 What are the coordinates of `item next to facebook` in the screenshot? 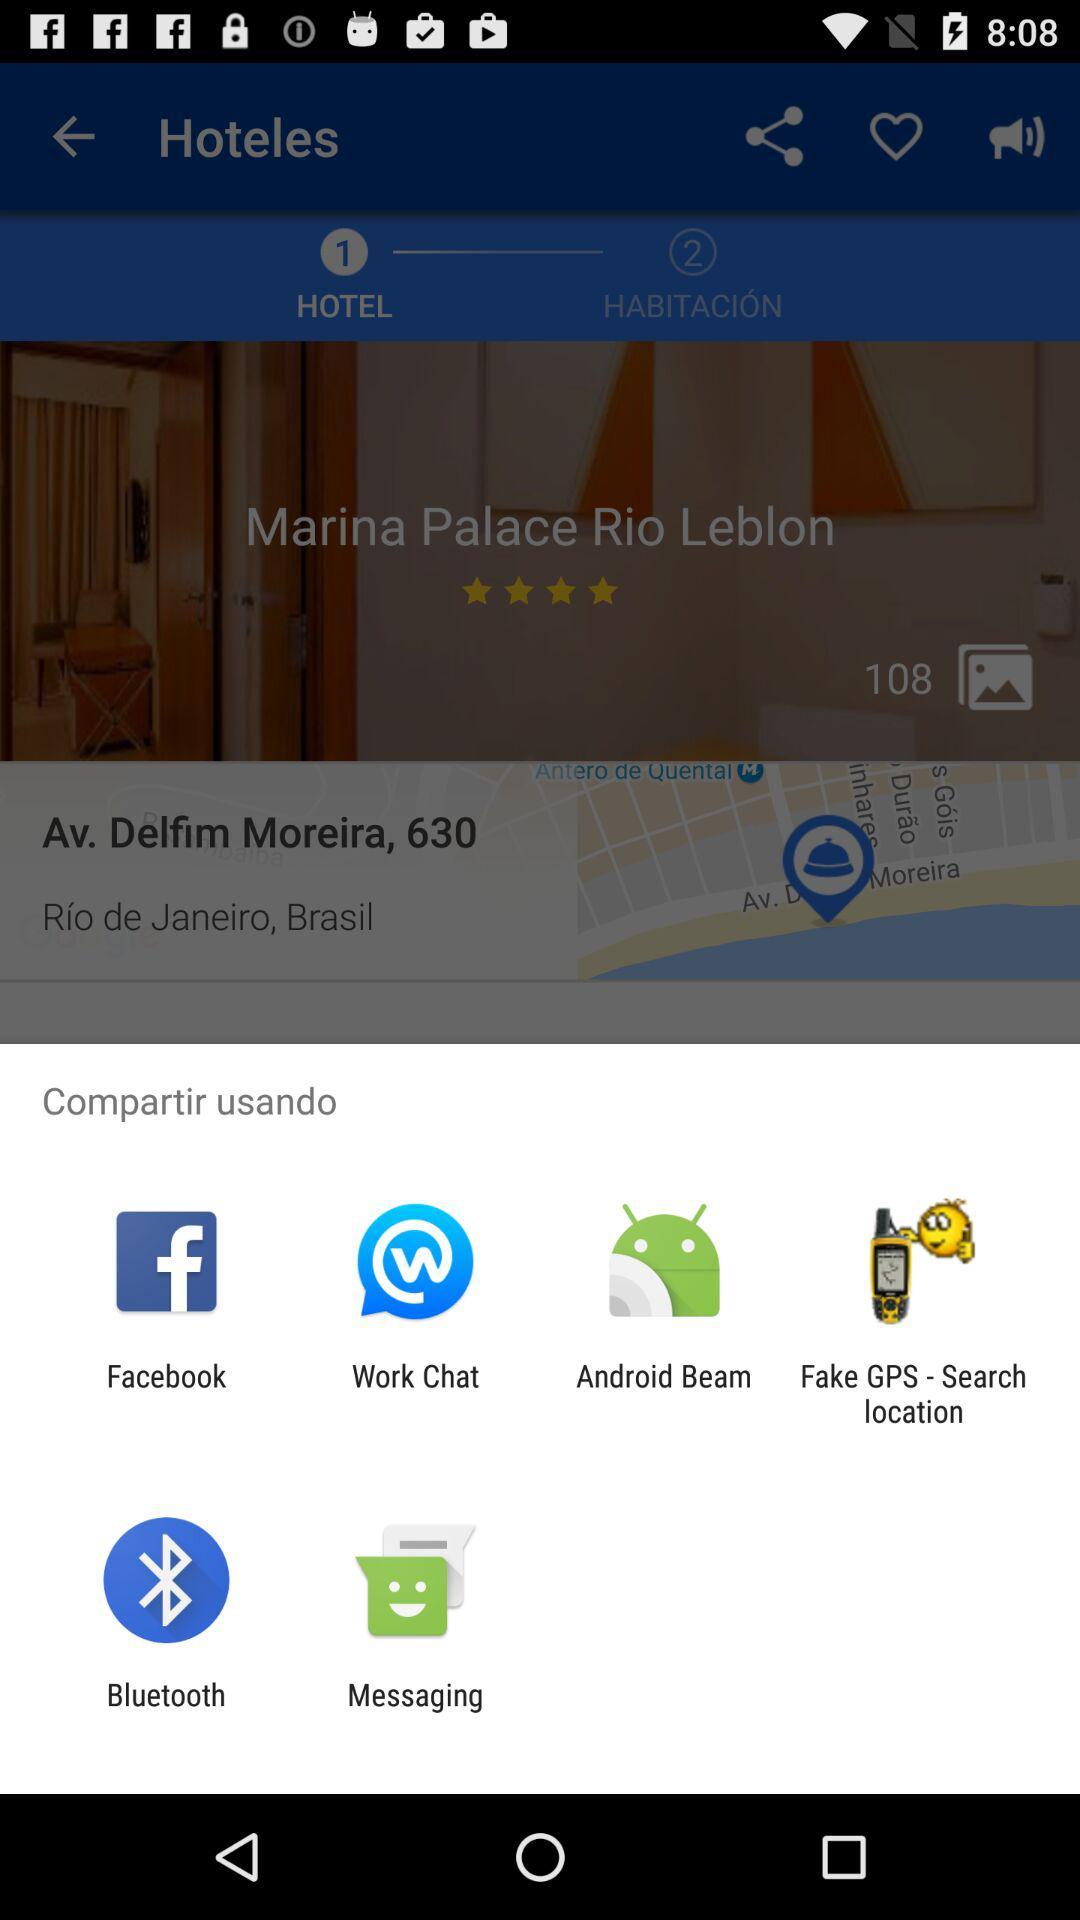 It's located at (414, 1392).